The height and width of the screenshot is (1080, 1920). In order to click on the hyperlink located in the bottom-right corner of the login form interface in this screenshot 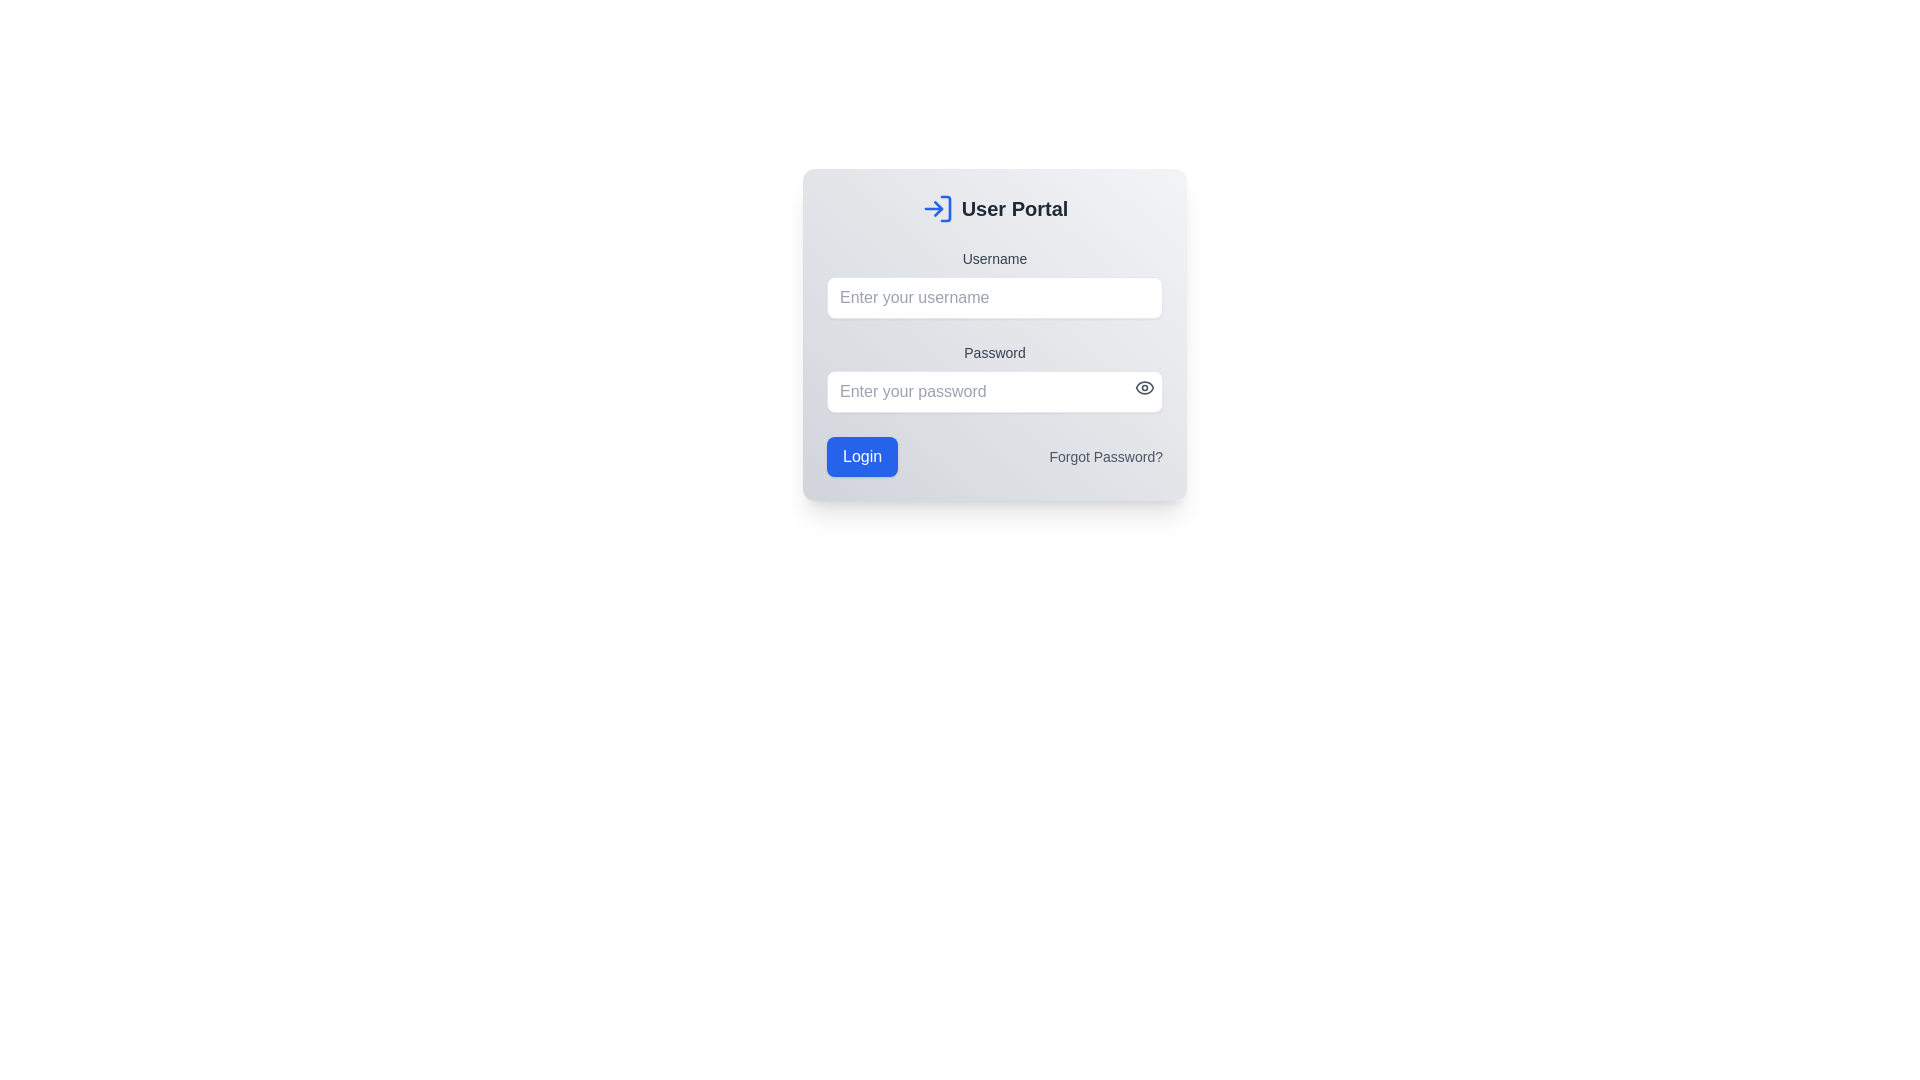, I will do `click(1105, 456)`.